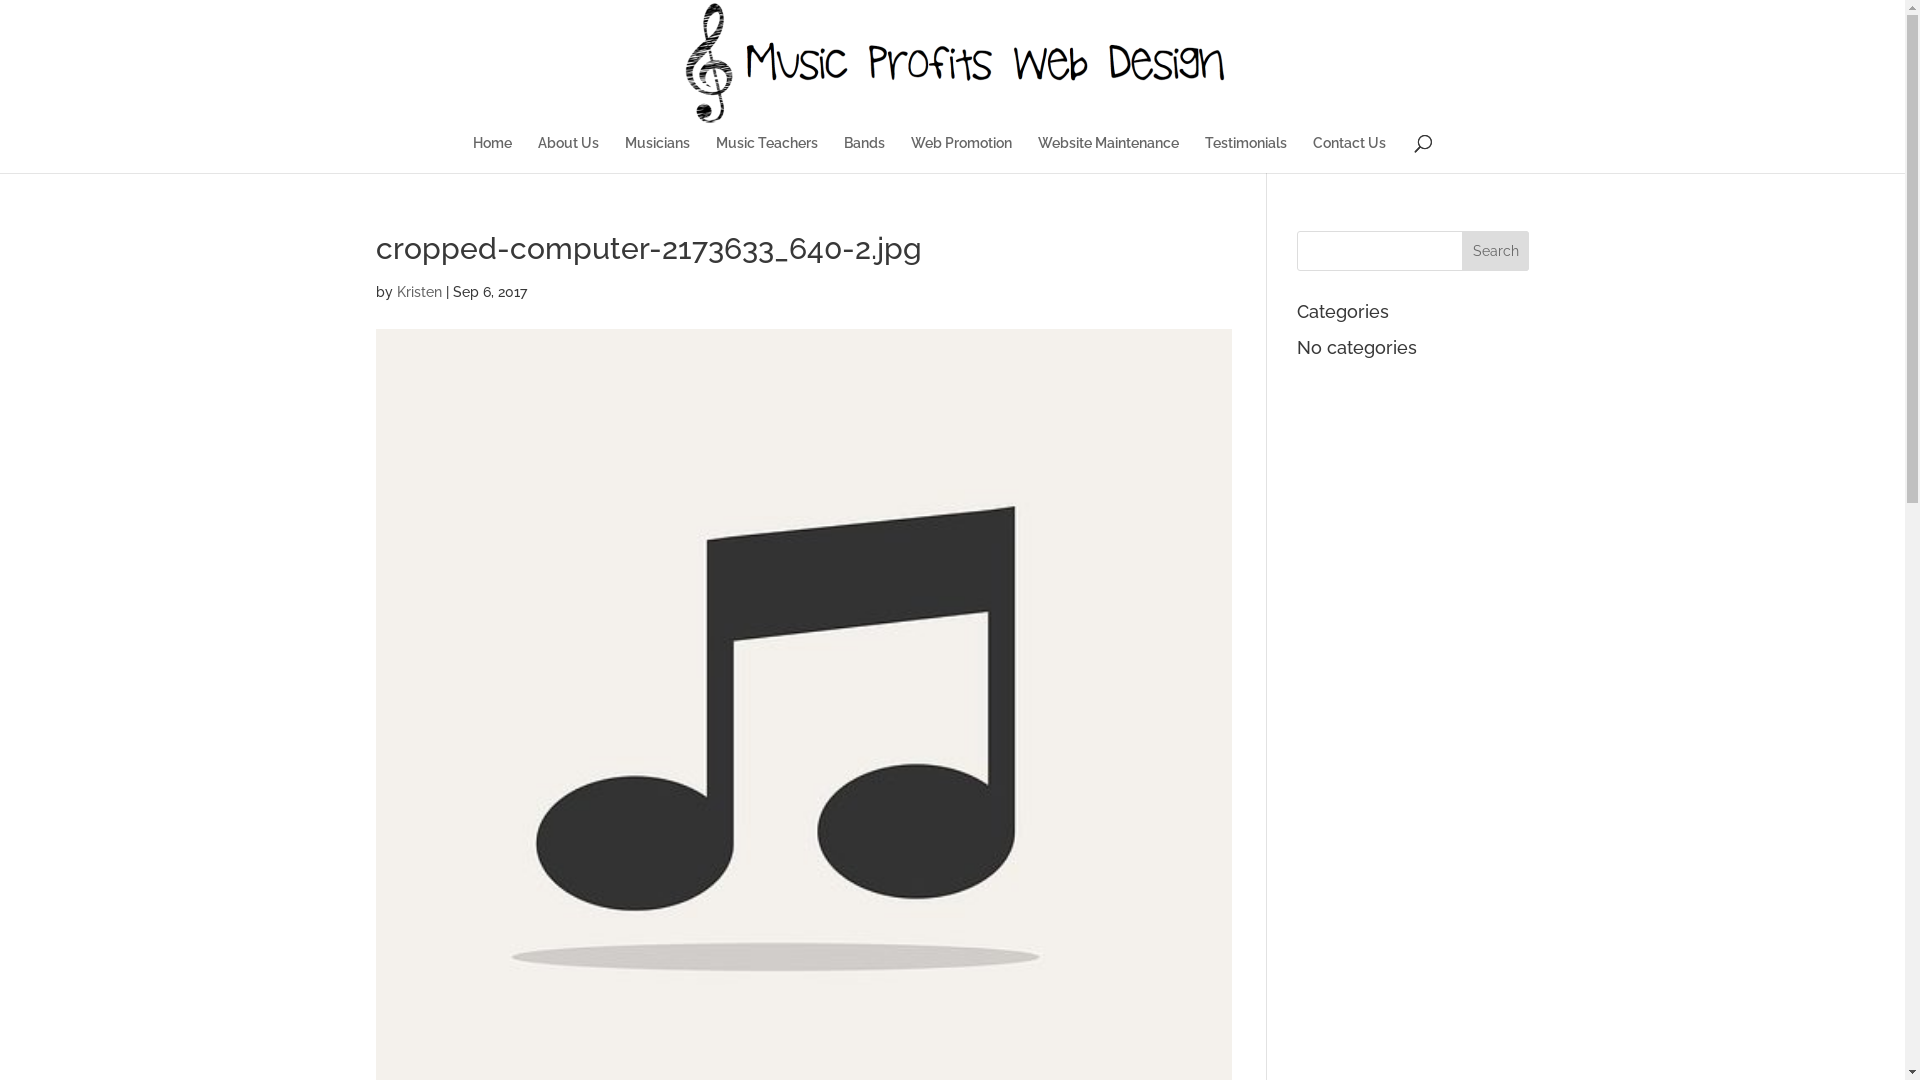 This screenshot has height=1080, width=1920. I want to click on 'About Us', so click(567, 153).